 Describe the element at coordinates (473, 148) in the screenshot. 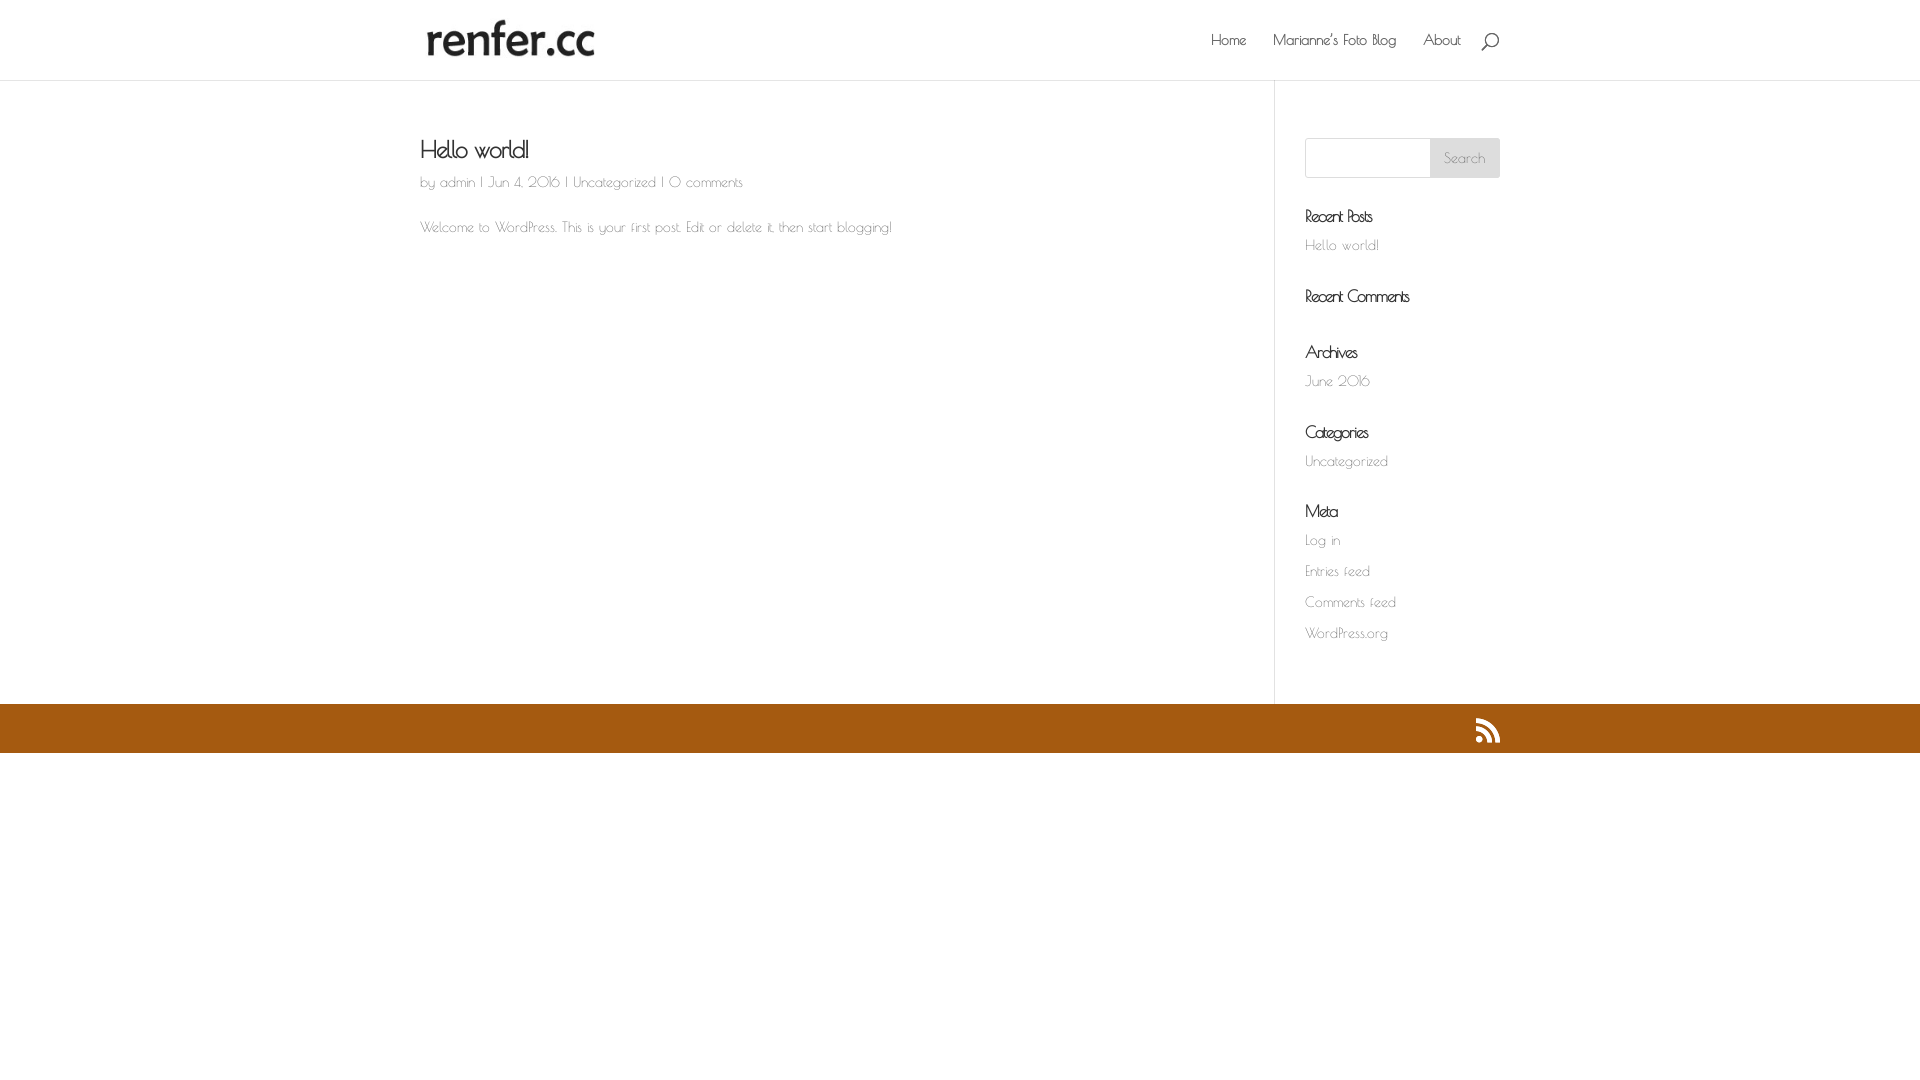

I see `'Hello world!'` at that location.